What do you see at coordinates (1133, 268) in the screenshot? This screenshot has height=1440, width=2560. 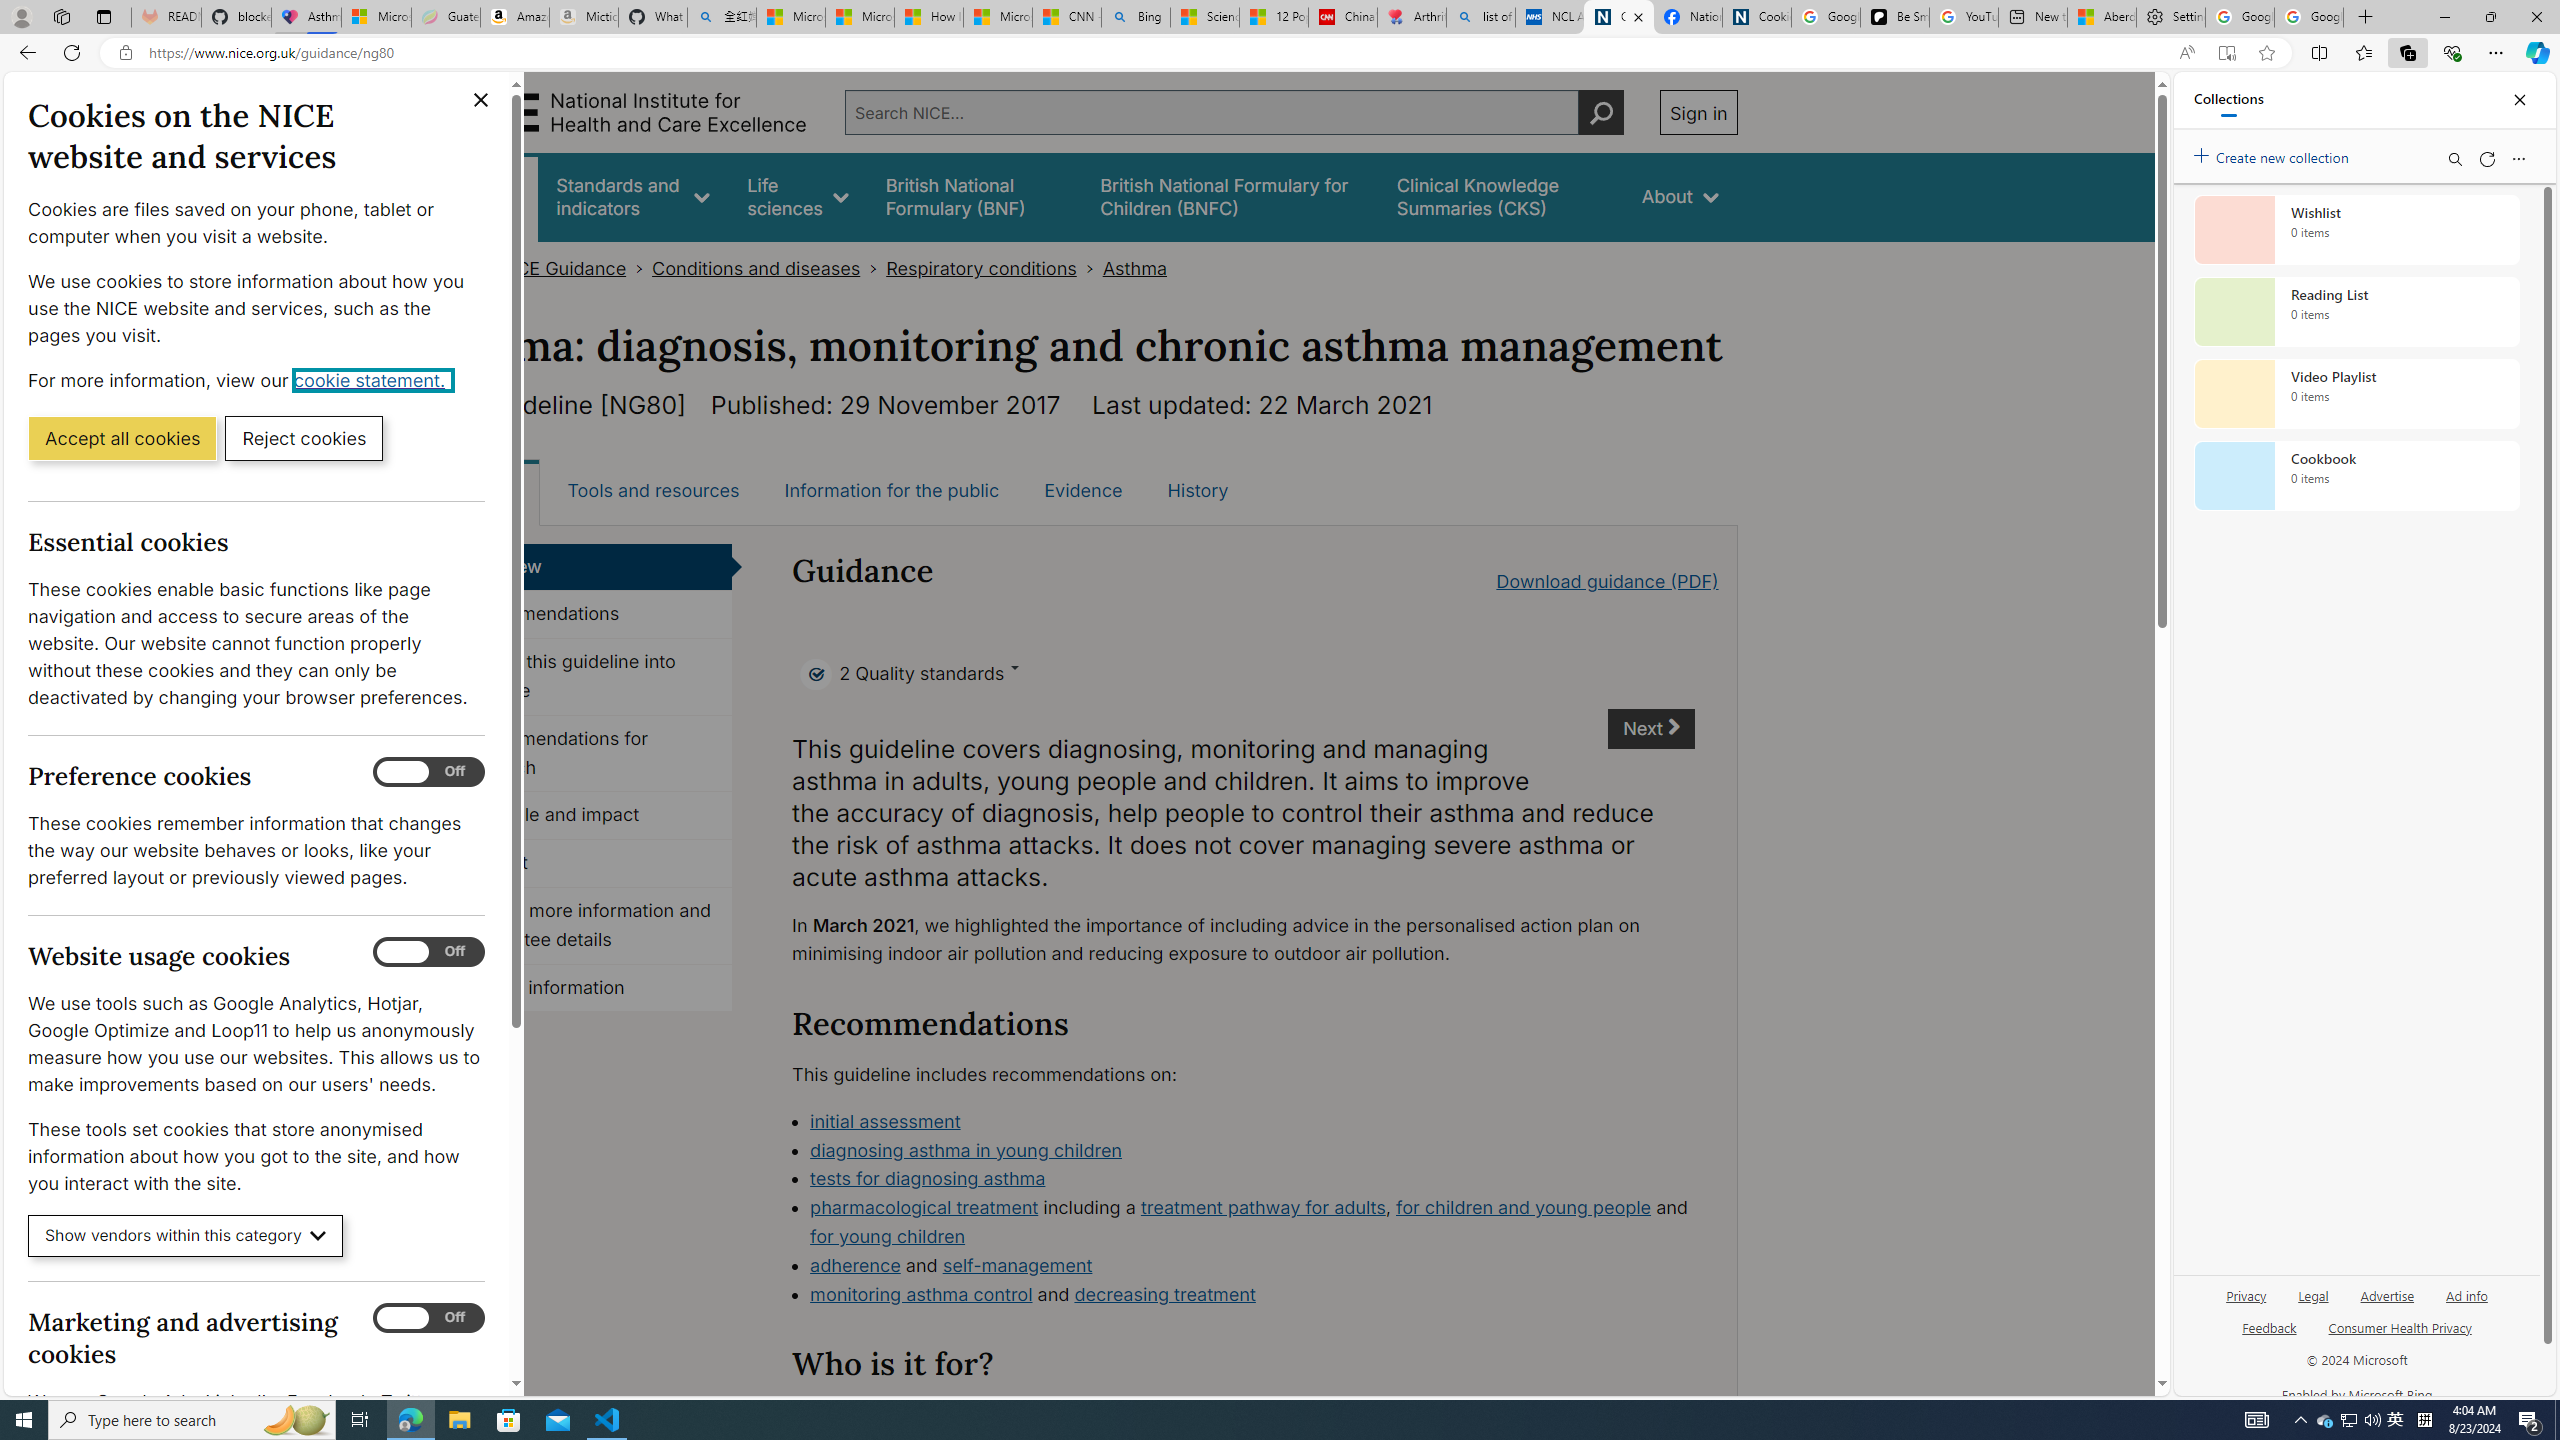 I see `'Asthma'` at bounding box center [1133, 268].